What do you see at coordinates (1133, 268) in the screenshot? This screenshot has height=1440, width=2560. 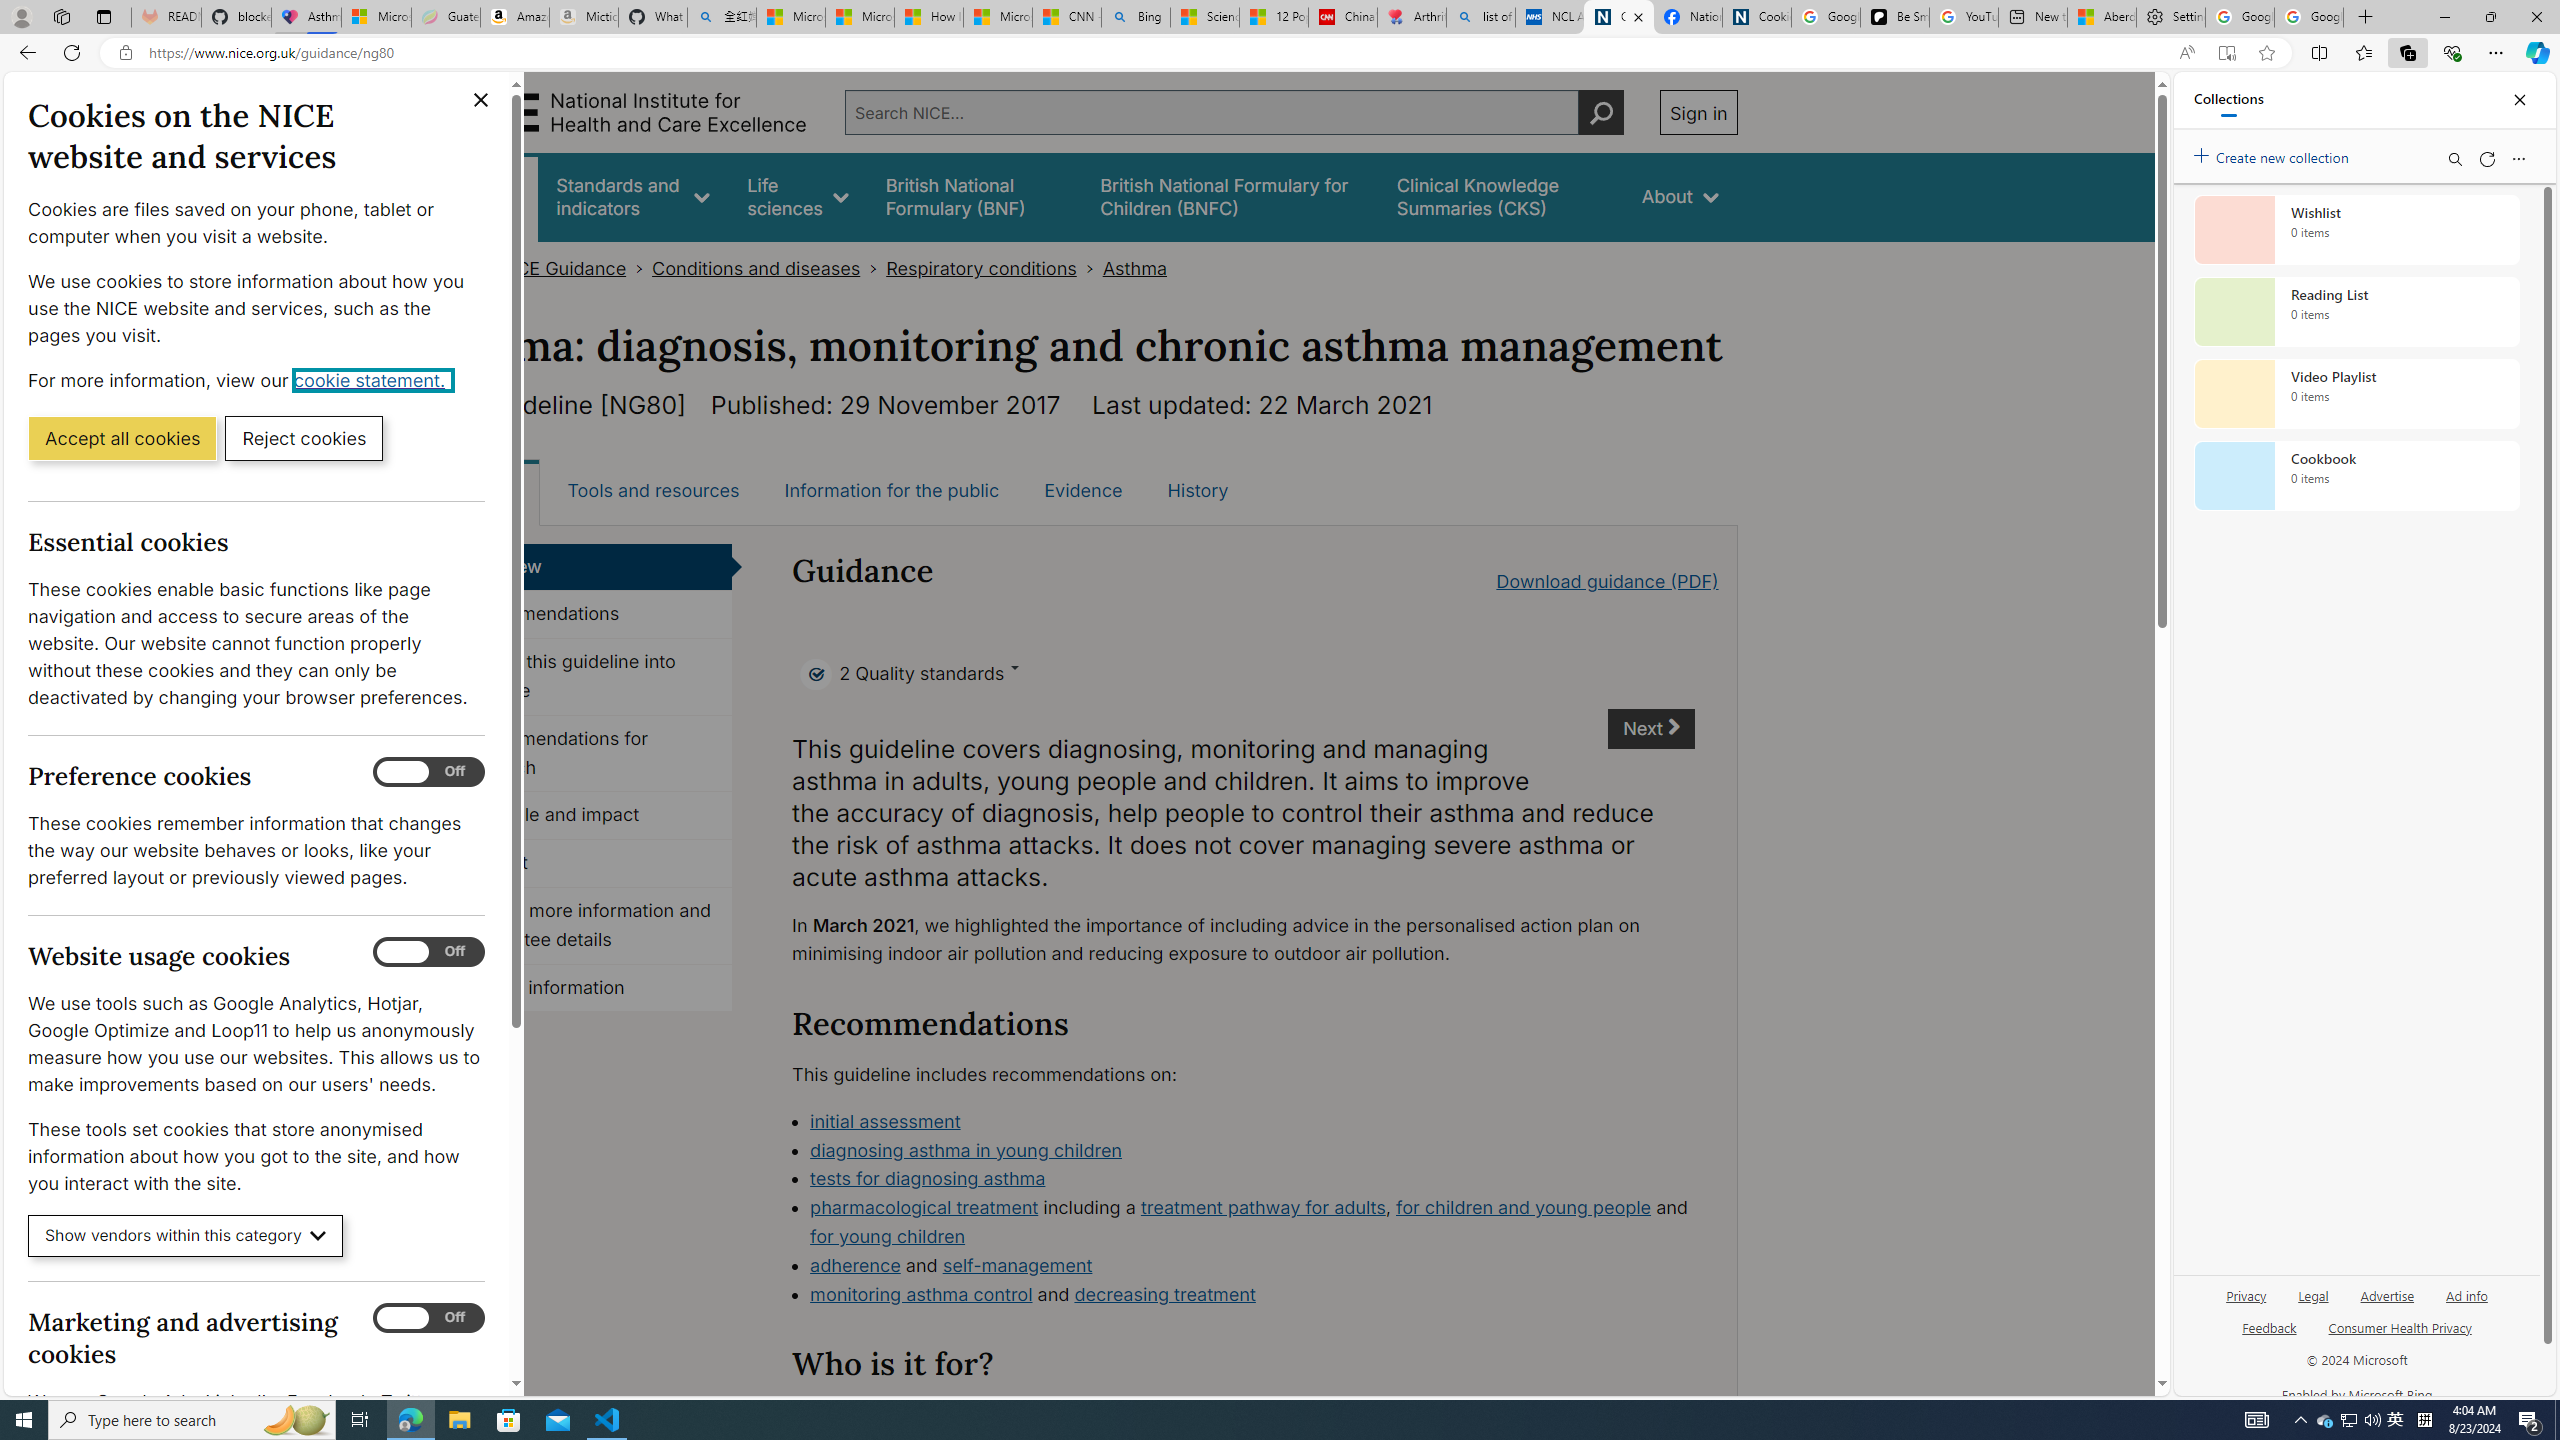 I see `'Asthma'` at bounding box center [1133, 268].